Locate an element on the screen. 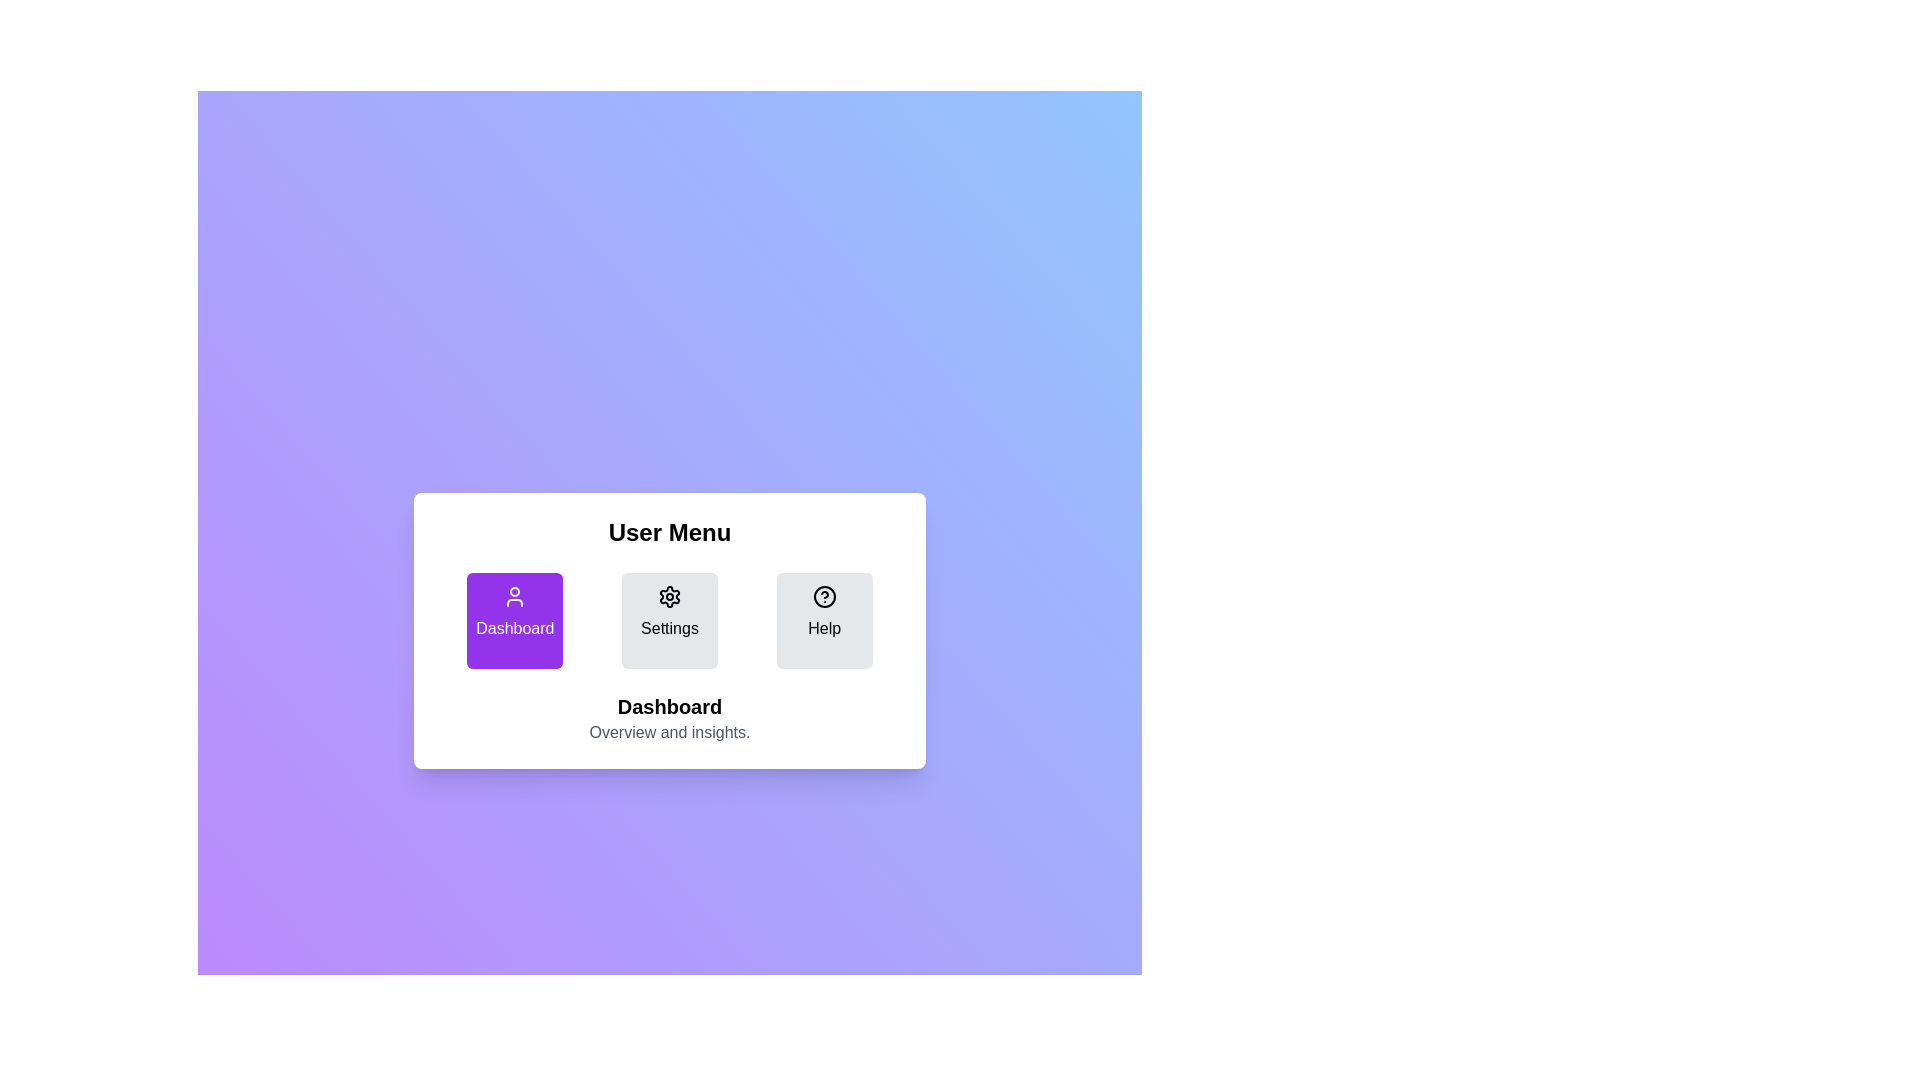 The image size is (1920, 1080). the menu button Dashboard to observe visual changes is located at coordinates (515, 620).